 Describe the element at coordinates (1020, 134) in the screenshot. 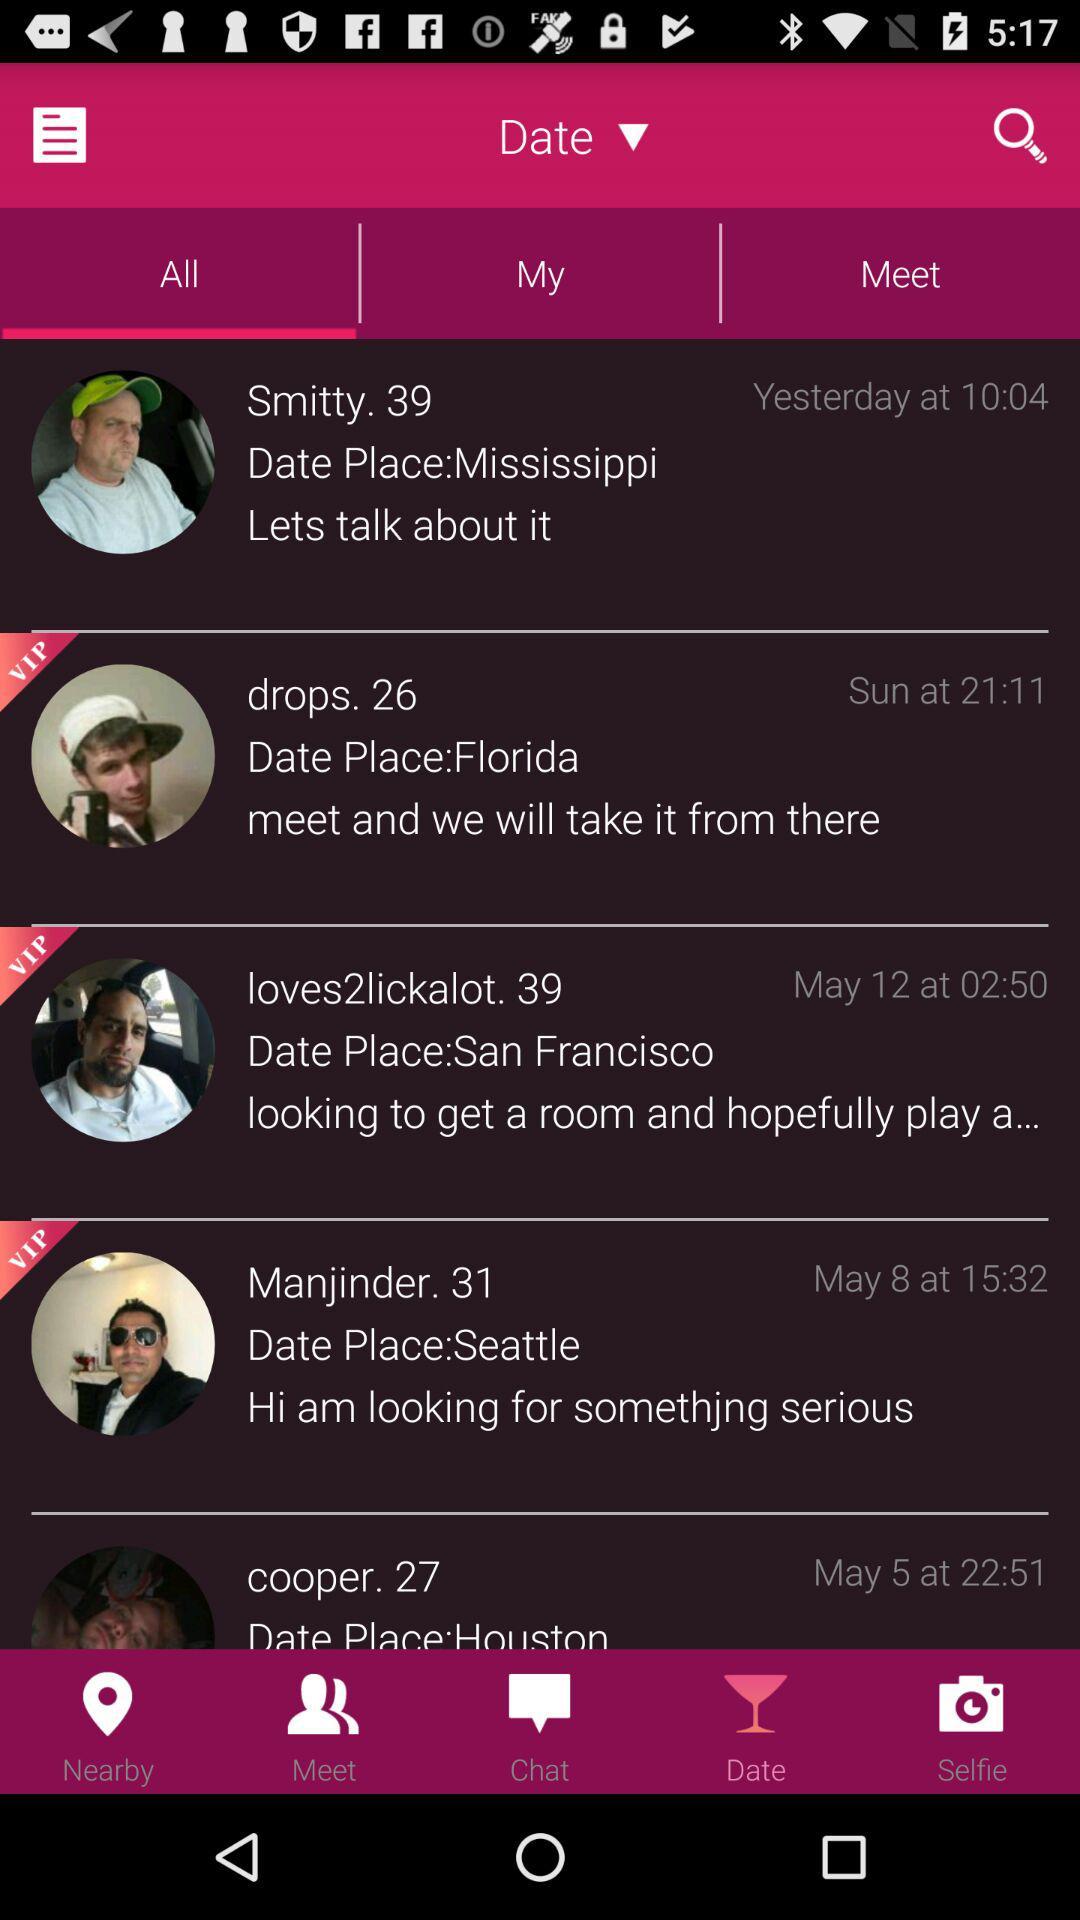

I see `type a search term` at that location.